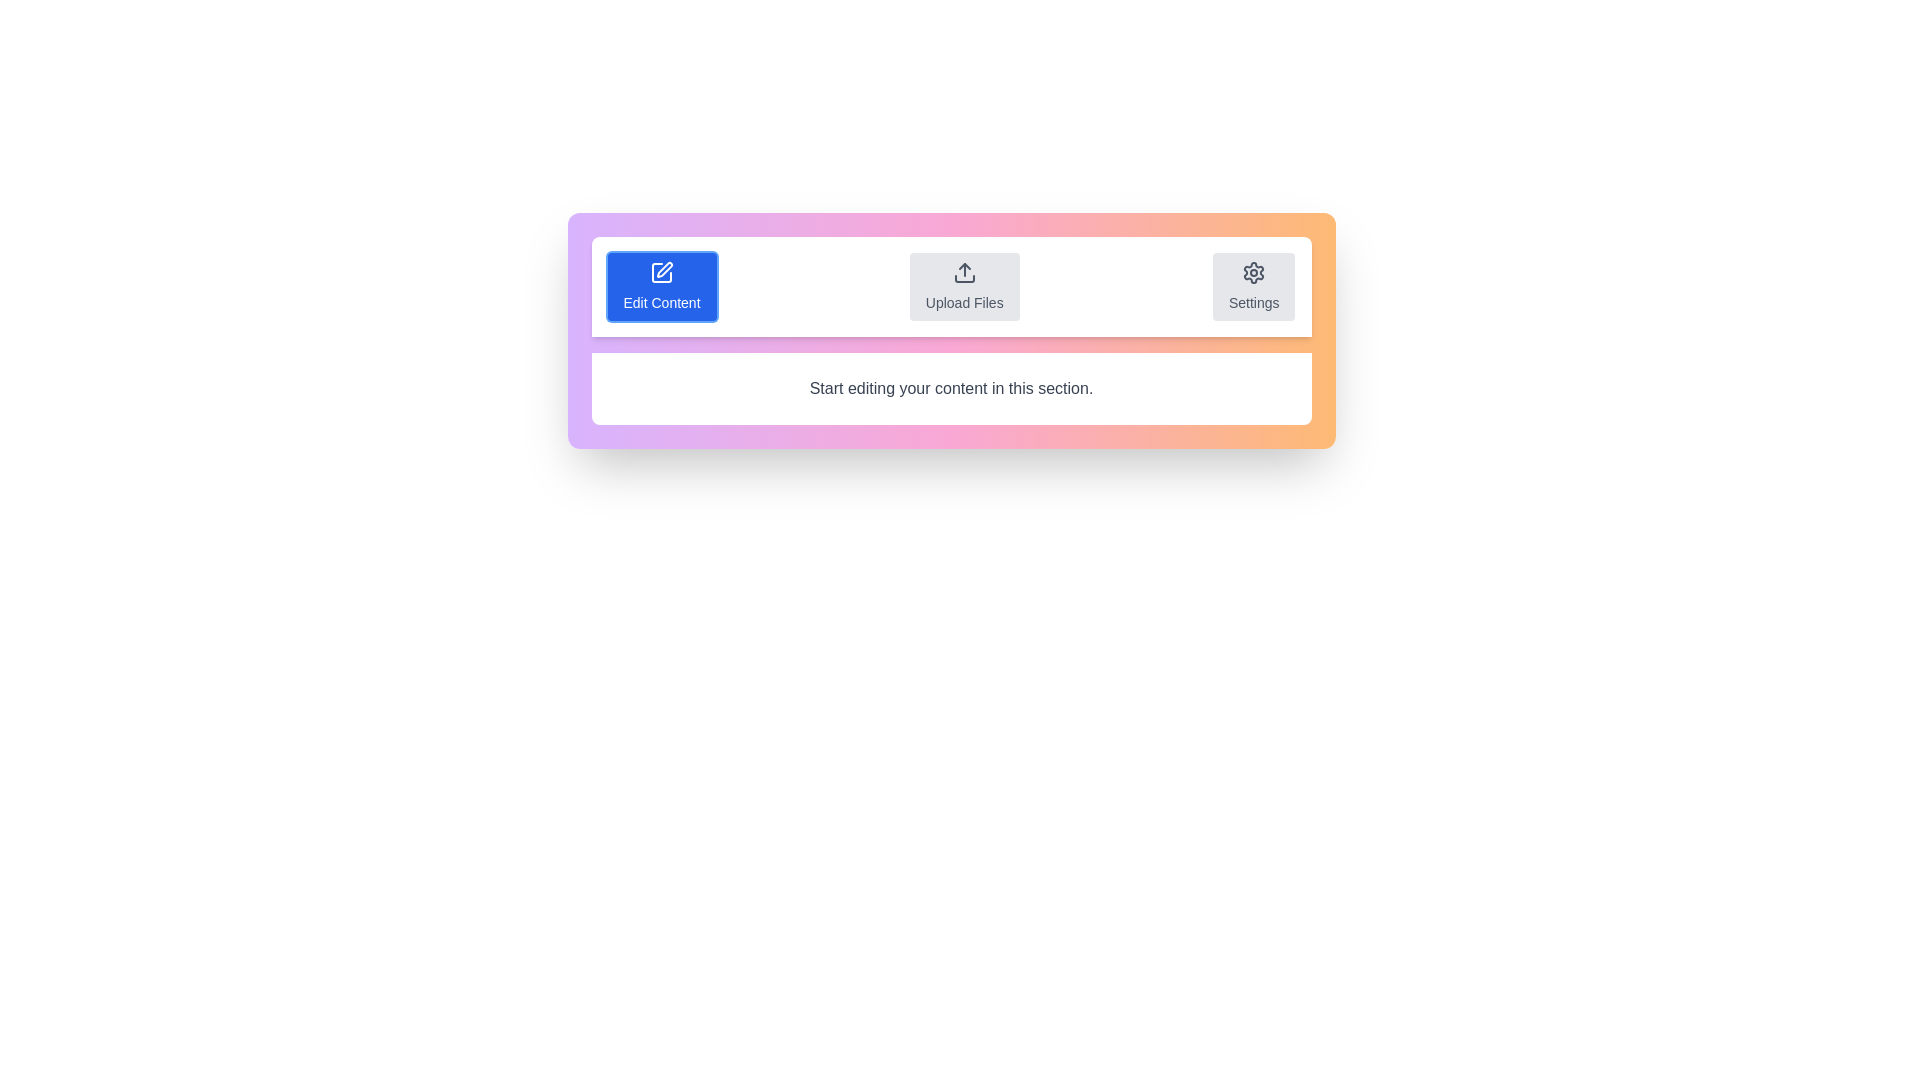 This screenshot has height=1080, width=1920. What do you see at coordinates (950, 286) in the screenshot?
I see `the 'Upload Files' button located in the middle of the horizontal bar with a white background that contains three buttons: 'Edit Content', 'Upload Files', and 'Settings'` at bounding box center [950, 286].